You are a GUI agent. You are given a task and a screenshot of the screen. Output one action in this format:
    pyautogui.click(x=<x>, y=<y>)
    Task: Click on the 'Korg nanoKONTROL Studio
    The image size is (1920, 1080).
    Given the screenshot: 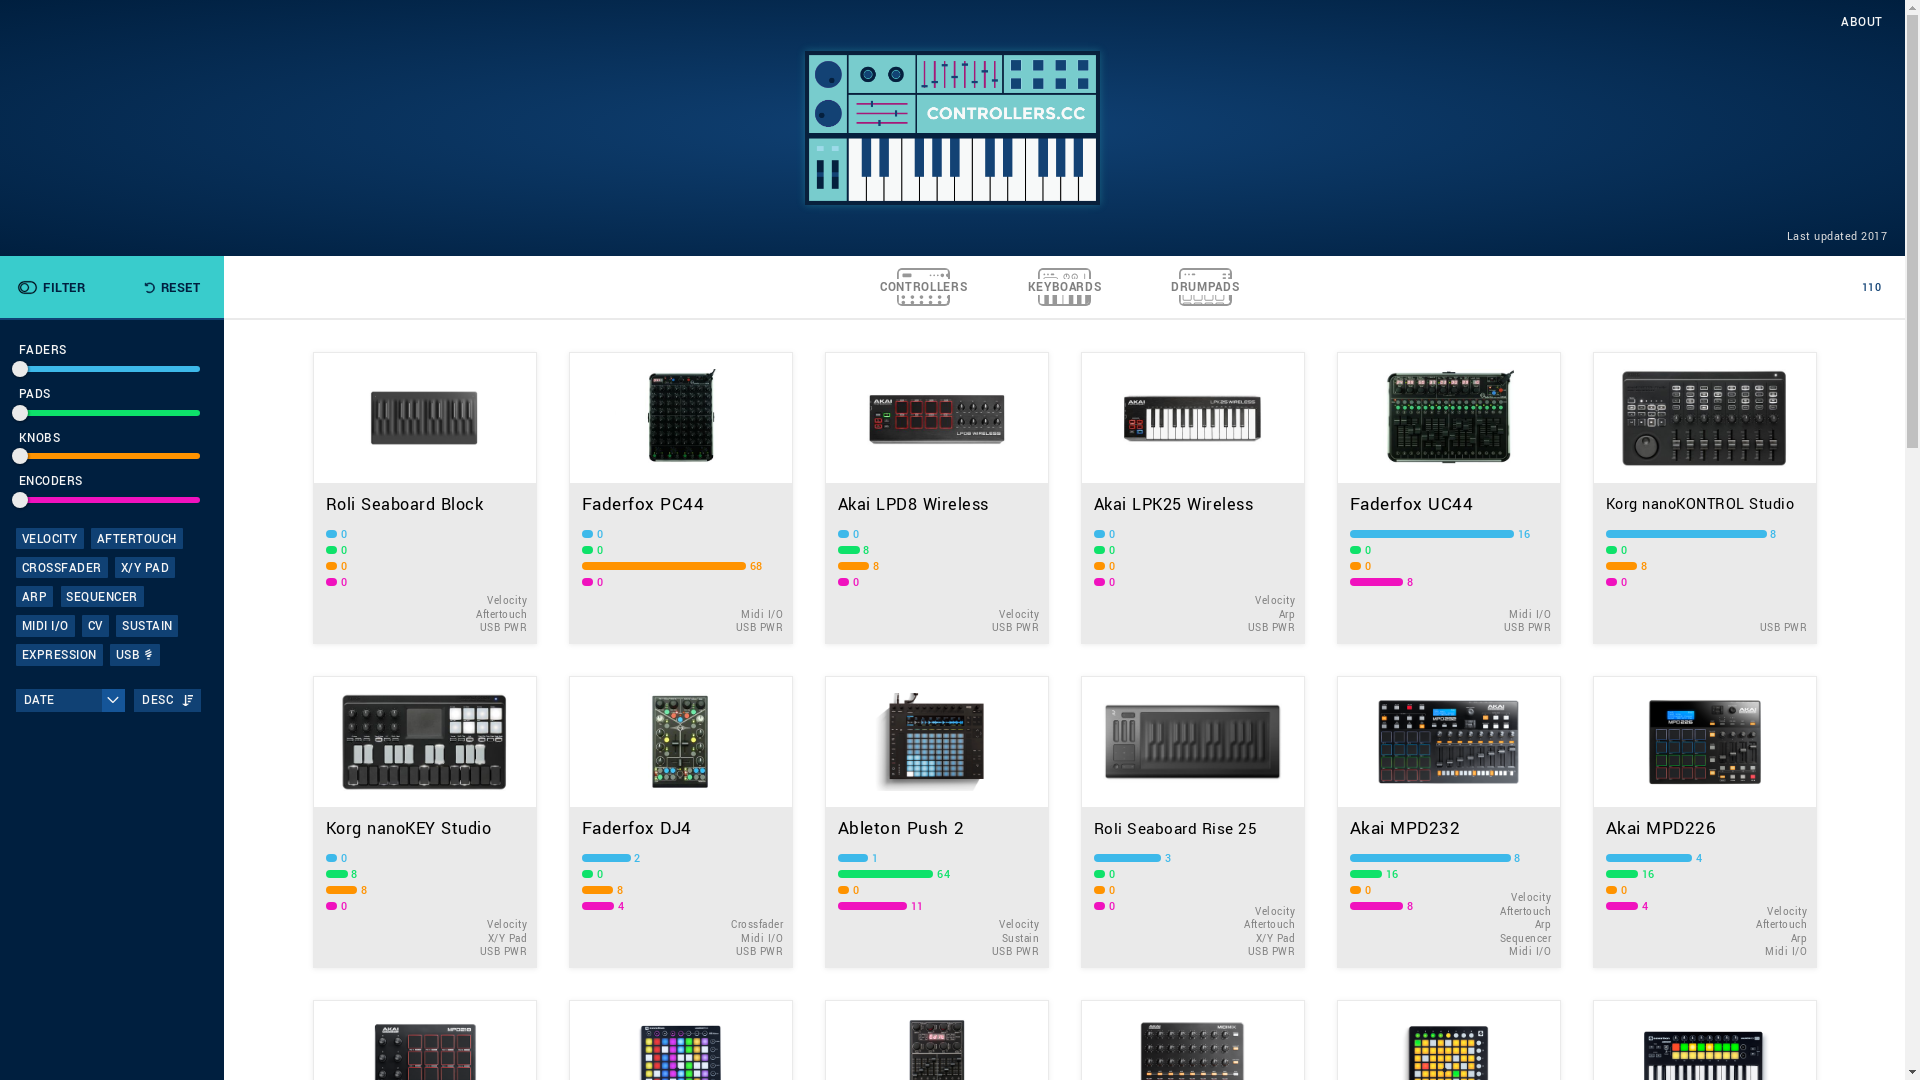 What is the action you would take?
    pyautogui.click(x=1703, y=496)
    